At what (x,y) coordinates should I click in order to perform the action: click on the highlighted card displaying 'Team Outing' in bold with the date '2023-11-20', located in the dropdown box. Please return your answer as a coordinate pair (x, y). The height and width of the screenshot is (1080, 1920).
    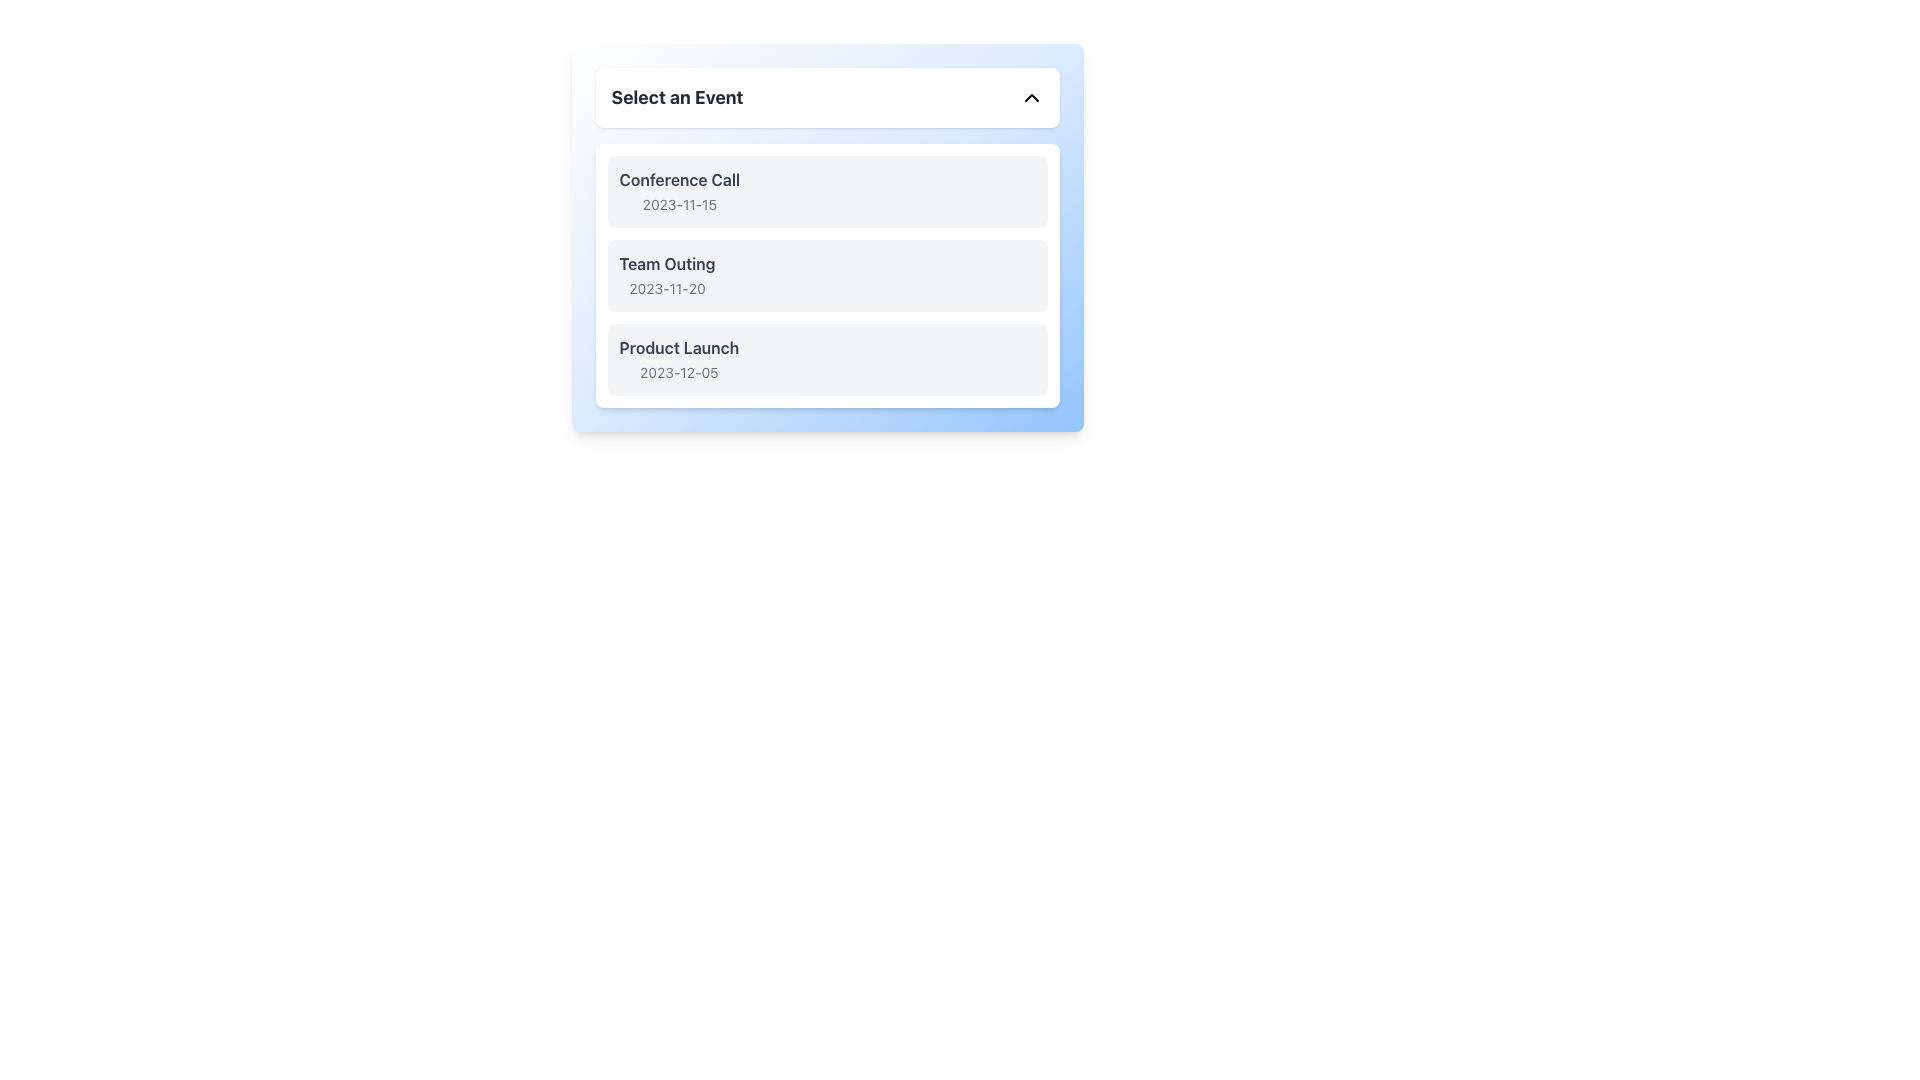
    Looking at the image, I should click on (827, 276).